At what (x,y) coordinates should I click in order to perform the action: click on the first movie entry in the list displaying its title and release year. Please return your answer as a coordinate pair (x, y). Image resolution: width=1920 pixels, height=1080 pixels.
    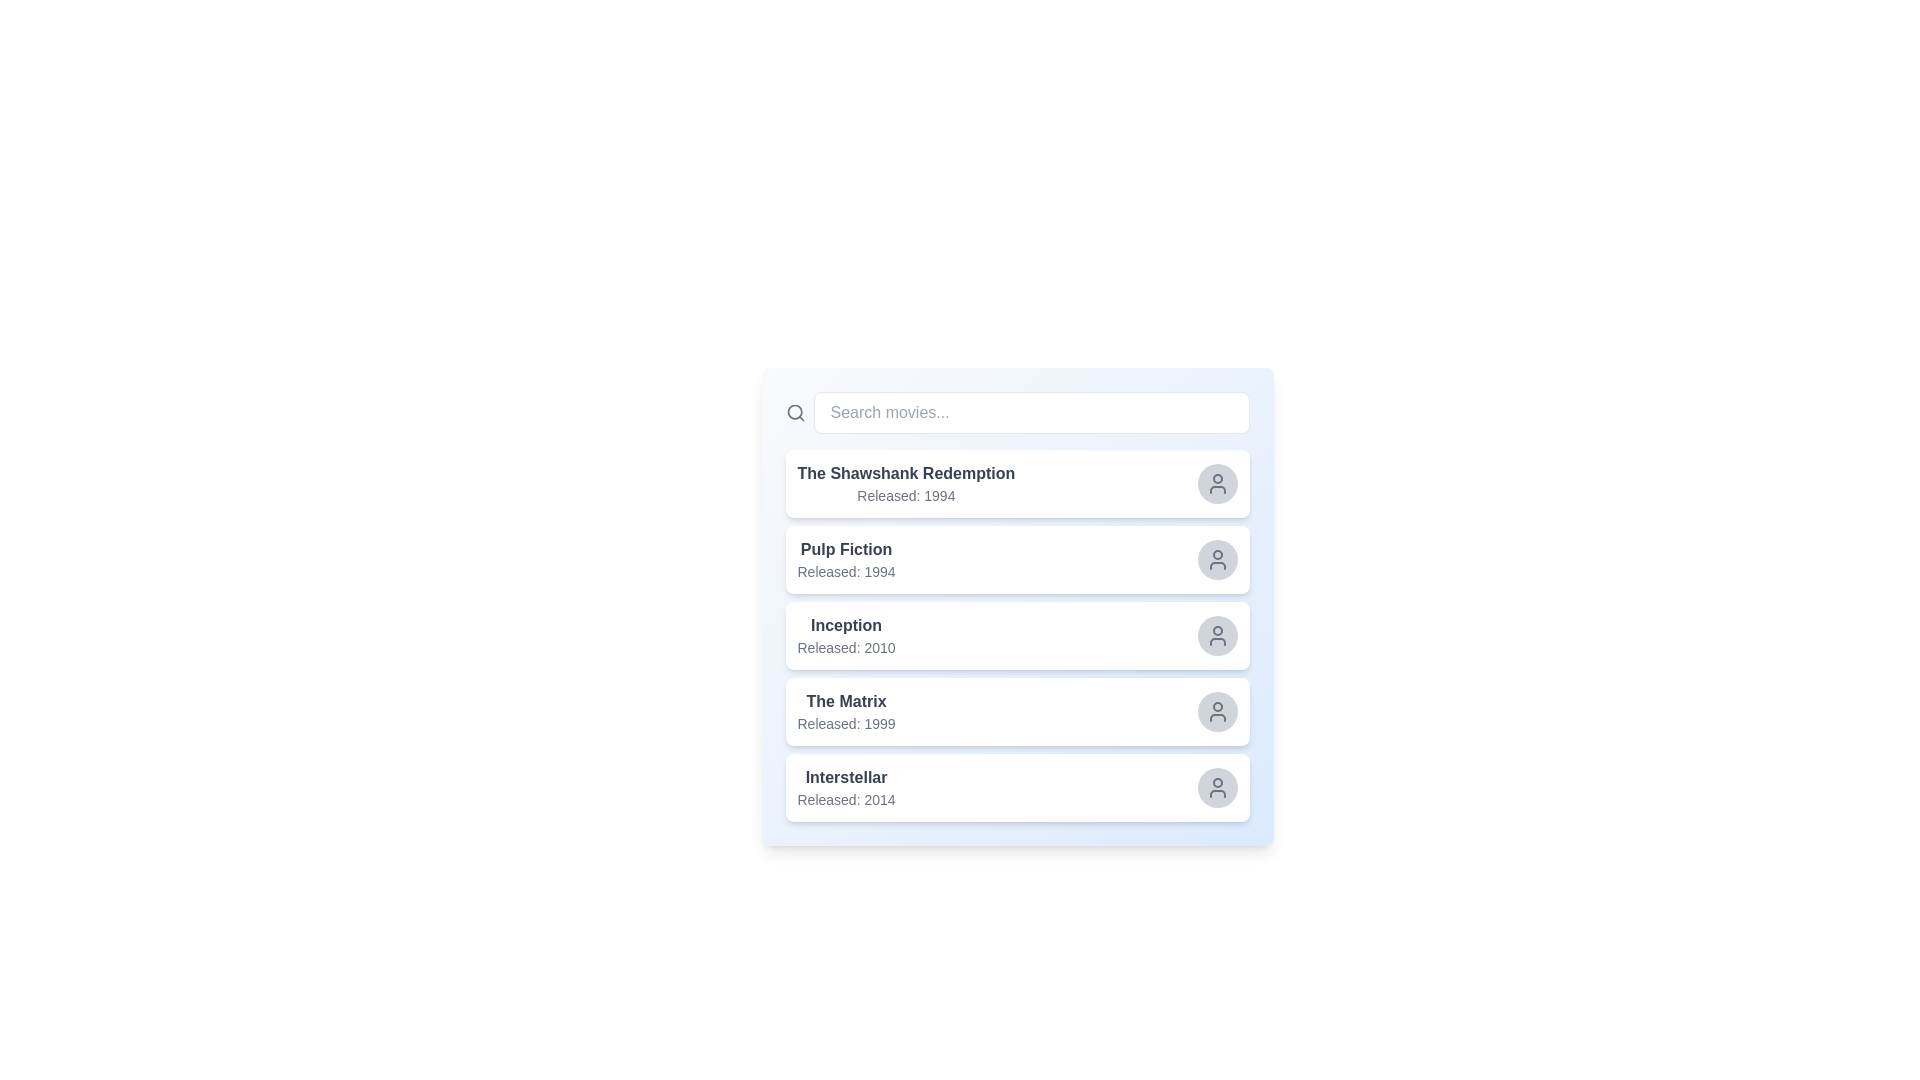
    Looking at the image, I should click on (1017, 483).